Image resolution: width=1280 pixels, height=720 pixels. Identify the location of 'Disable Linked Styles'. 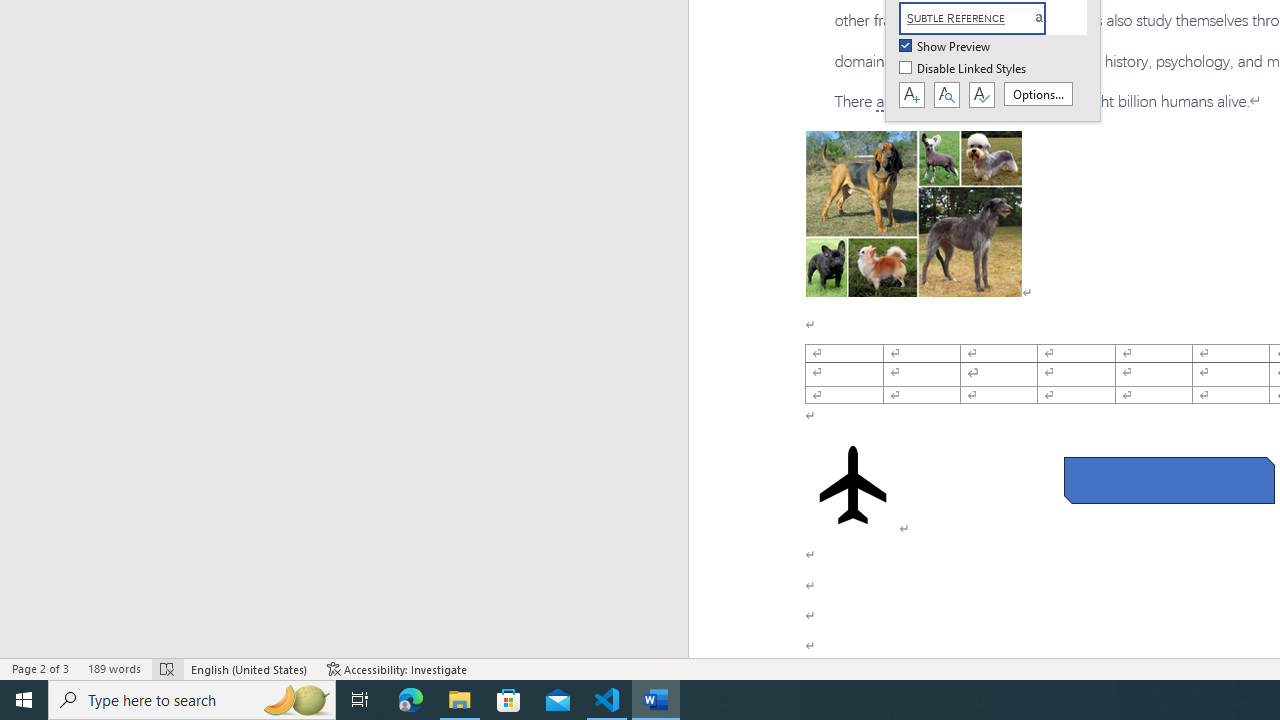
(964, 68).